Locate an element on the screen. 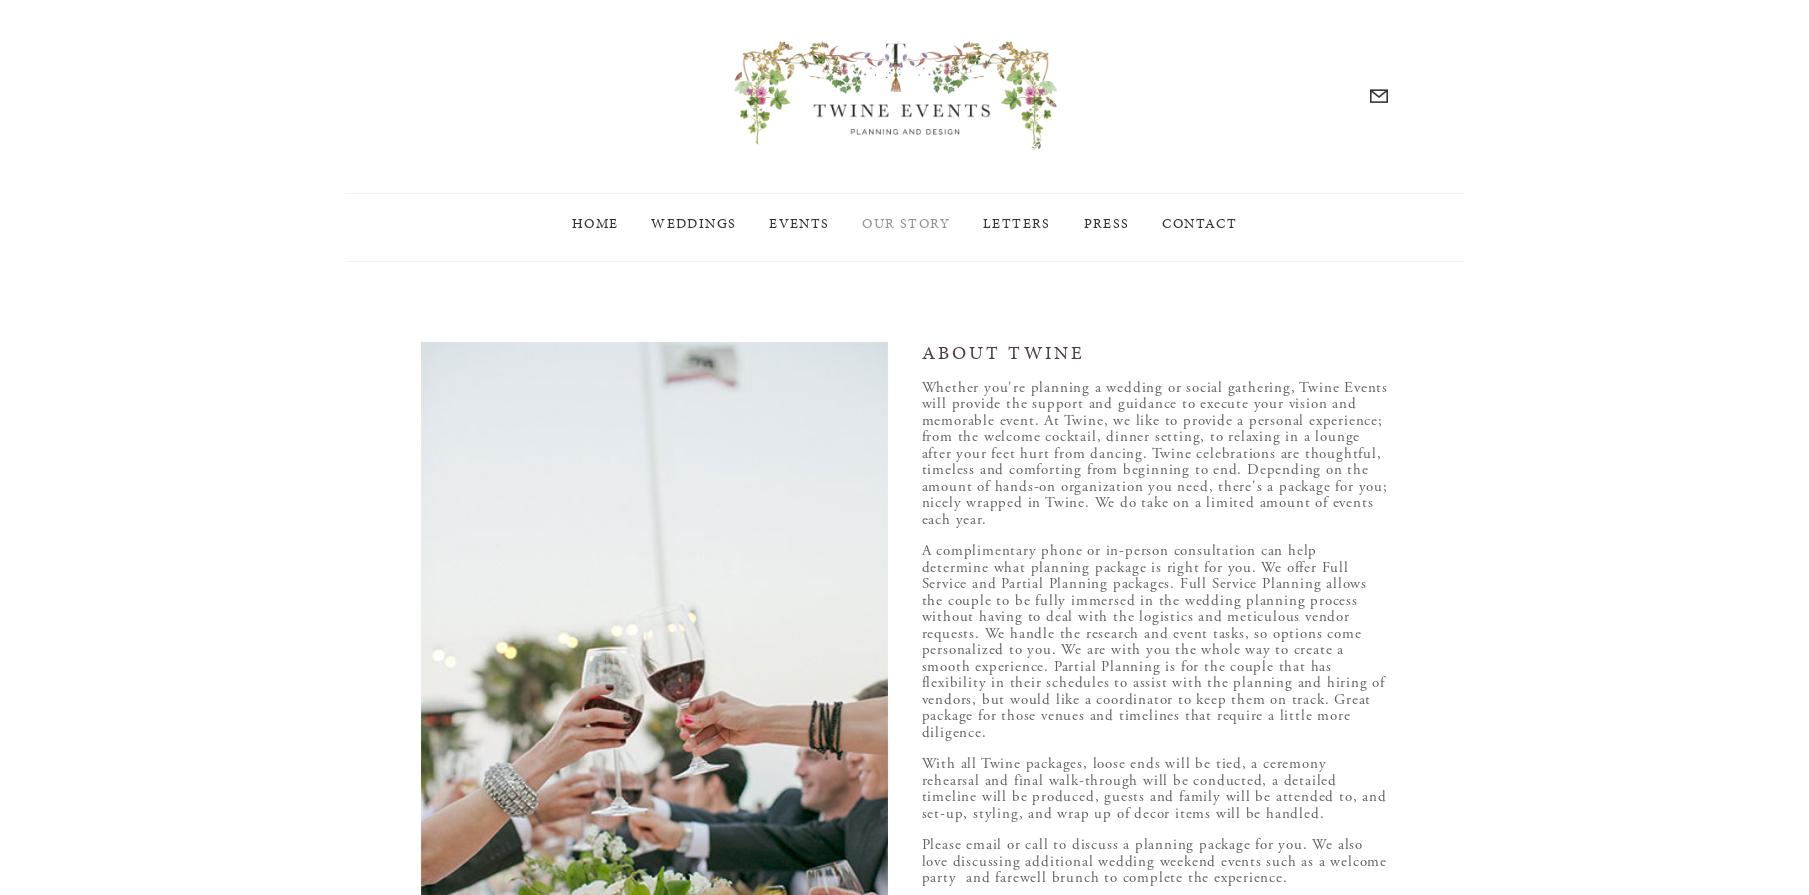 The height and width of the screenshot is (895, 1809). 'EVENTS' is located at coordinates (798, 238).